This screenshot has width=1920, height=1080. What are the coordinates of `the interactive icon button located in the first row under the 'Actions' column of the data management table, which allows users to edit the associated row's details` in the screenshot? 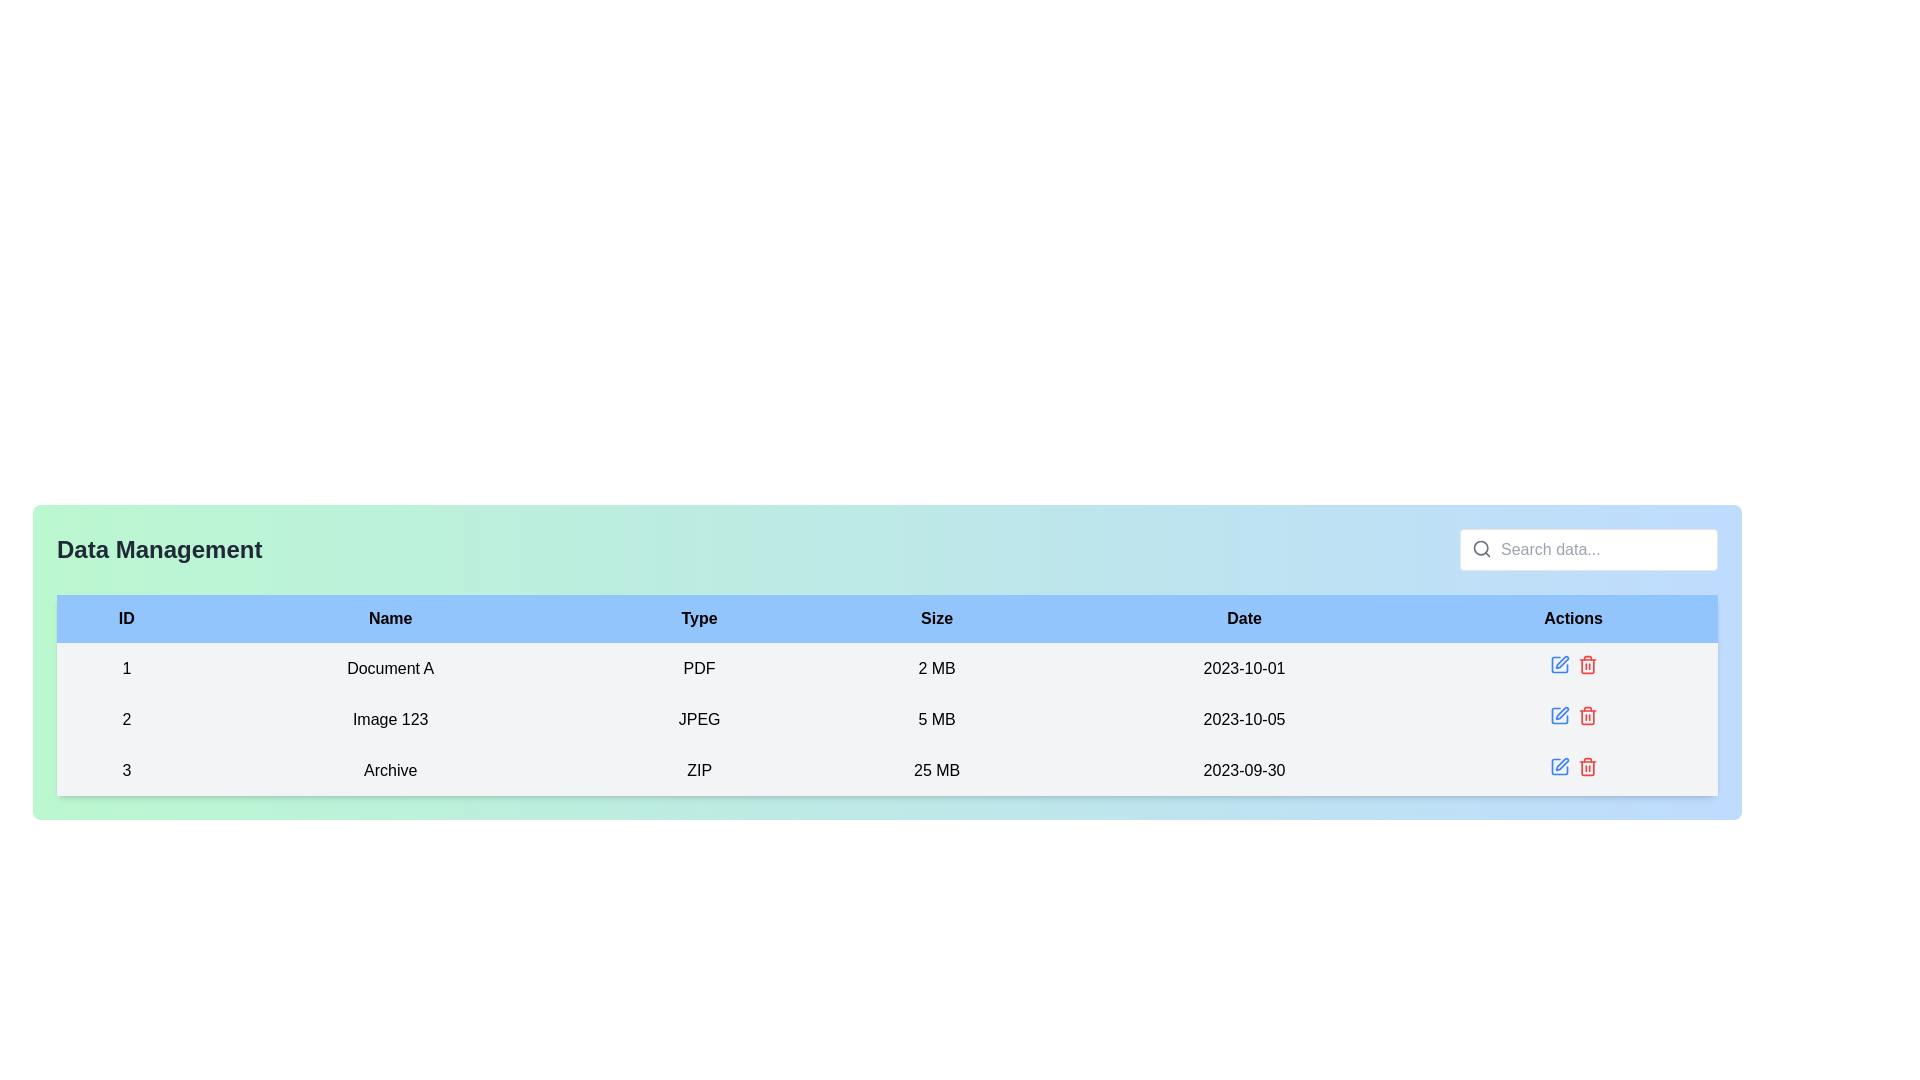 It's located at (1558, 664).